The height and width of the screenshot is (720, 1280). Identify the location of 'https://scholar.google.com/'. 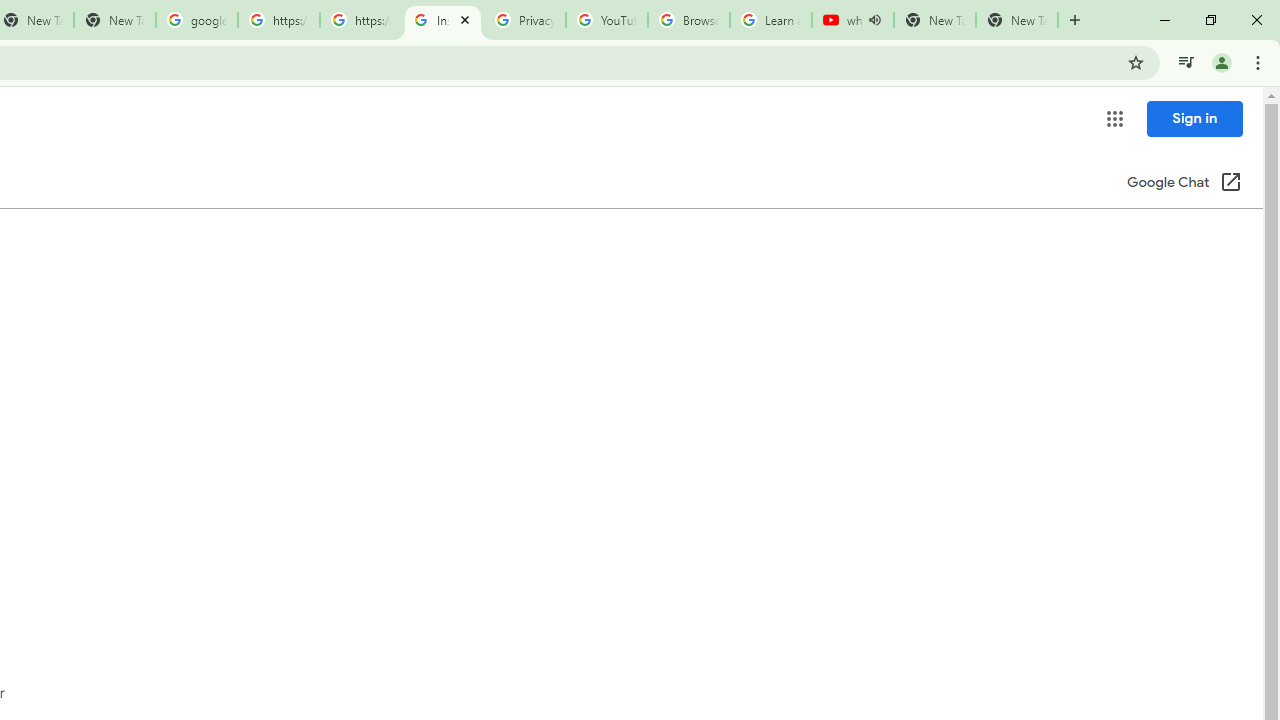
(360, 20).